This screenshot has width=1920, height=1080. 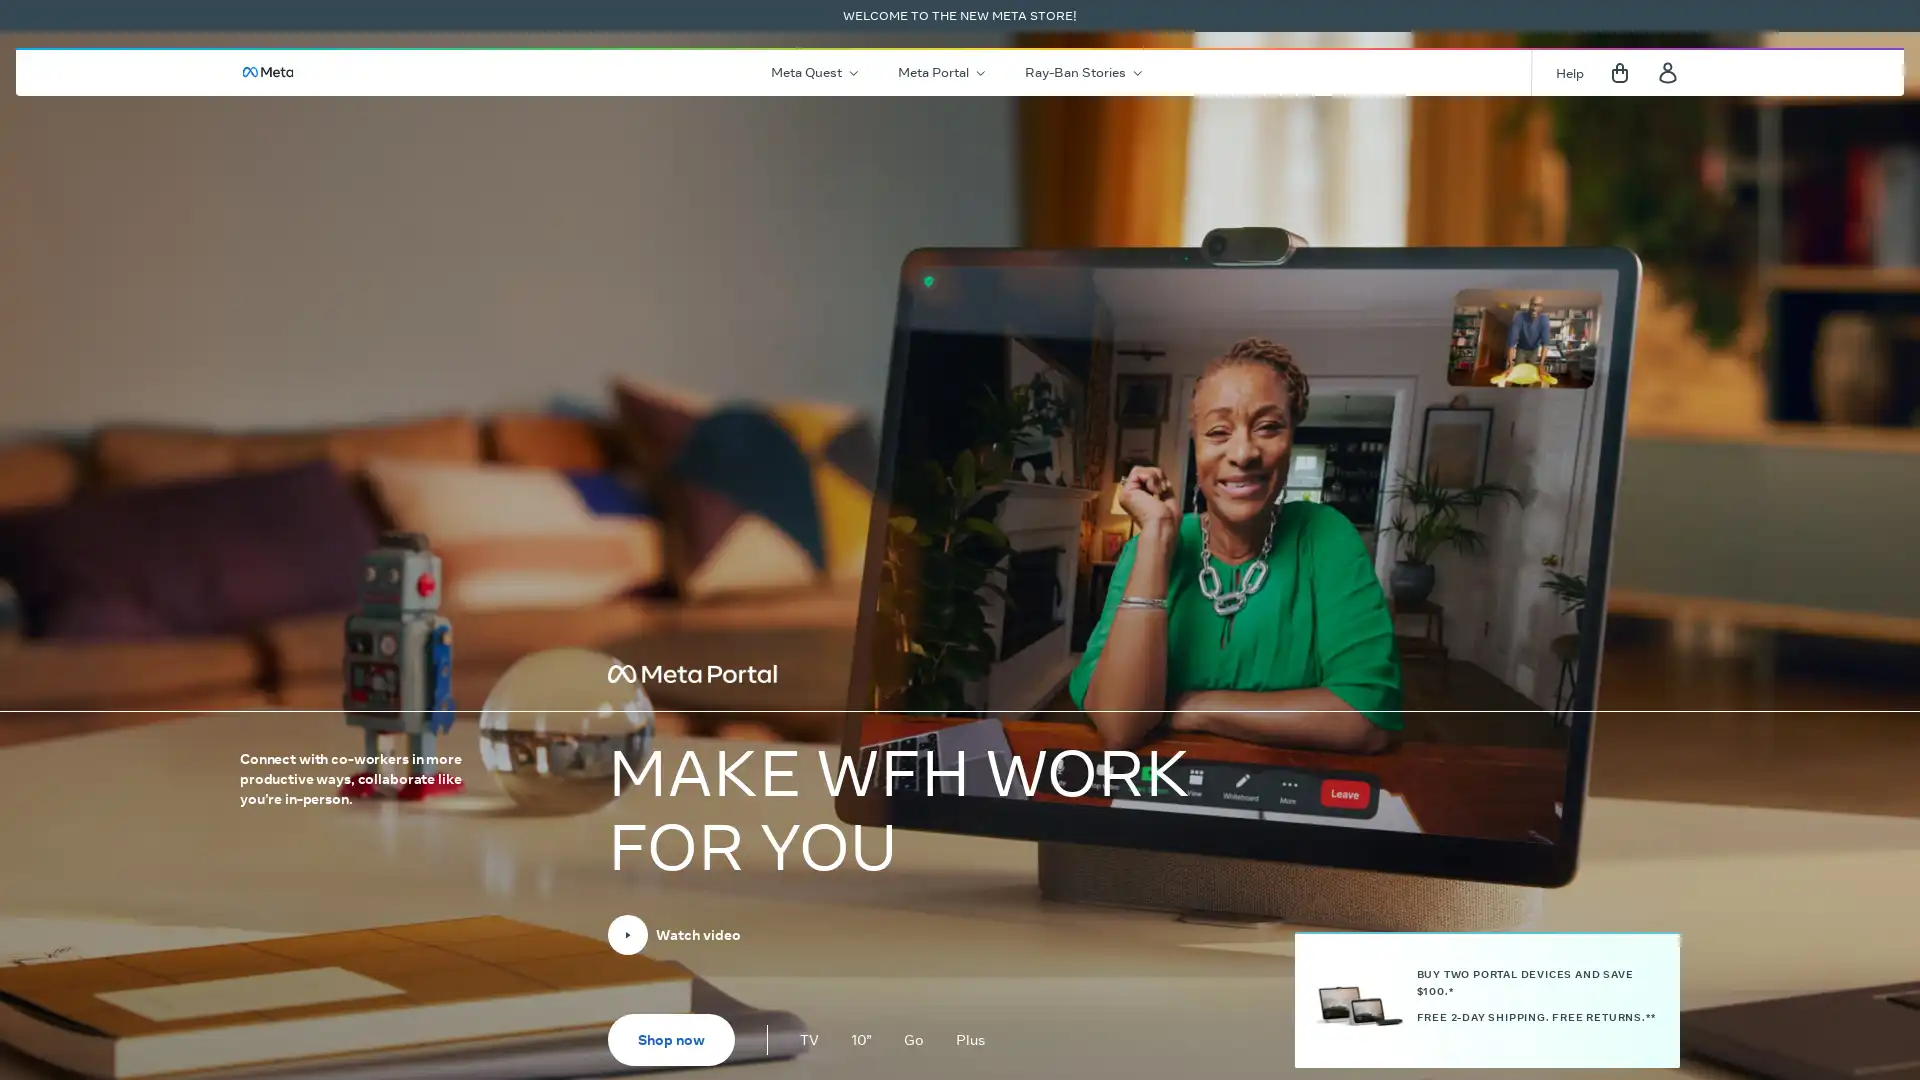 I want to click on Ray-Ban Stories, so click(x=1081, y=71).